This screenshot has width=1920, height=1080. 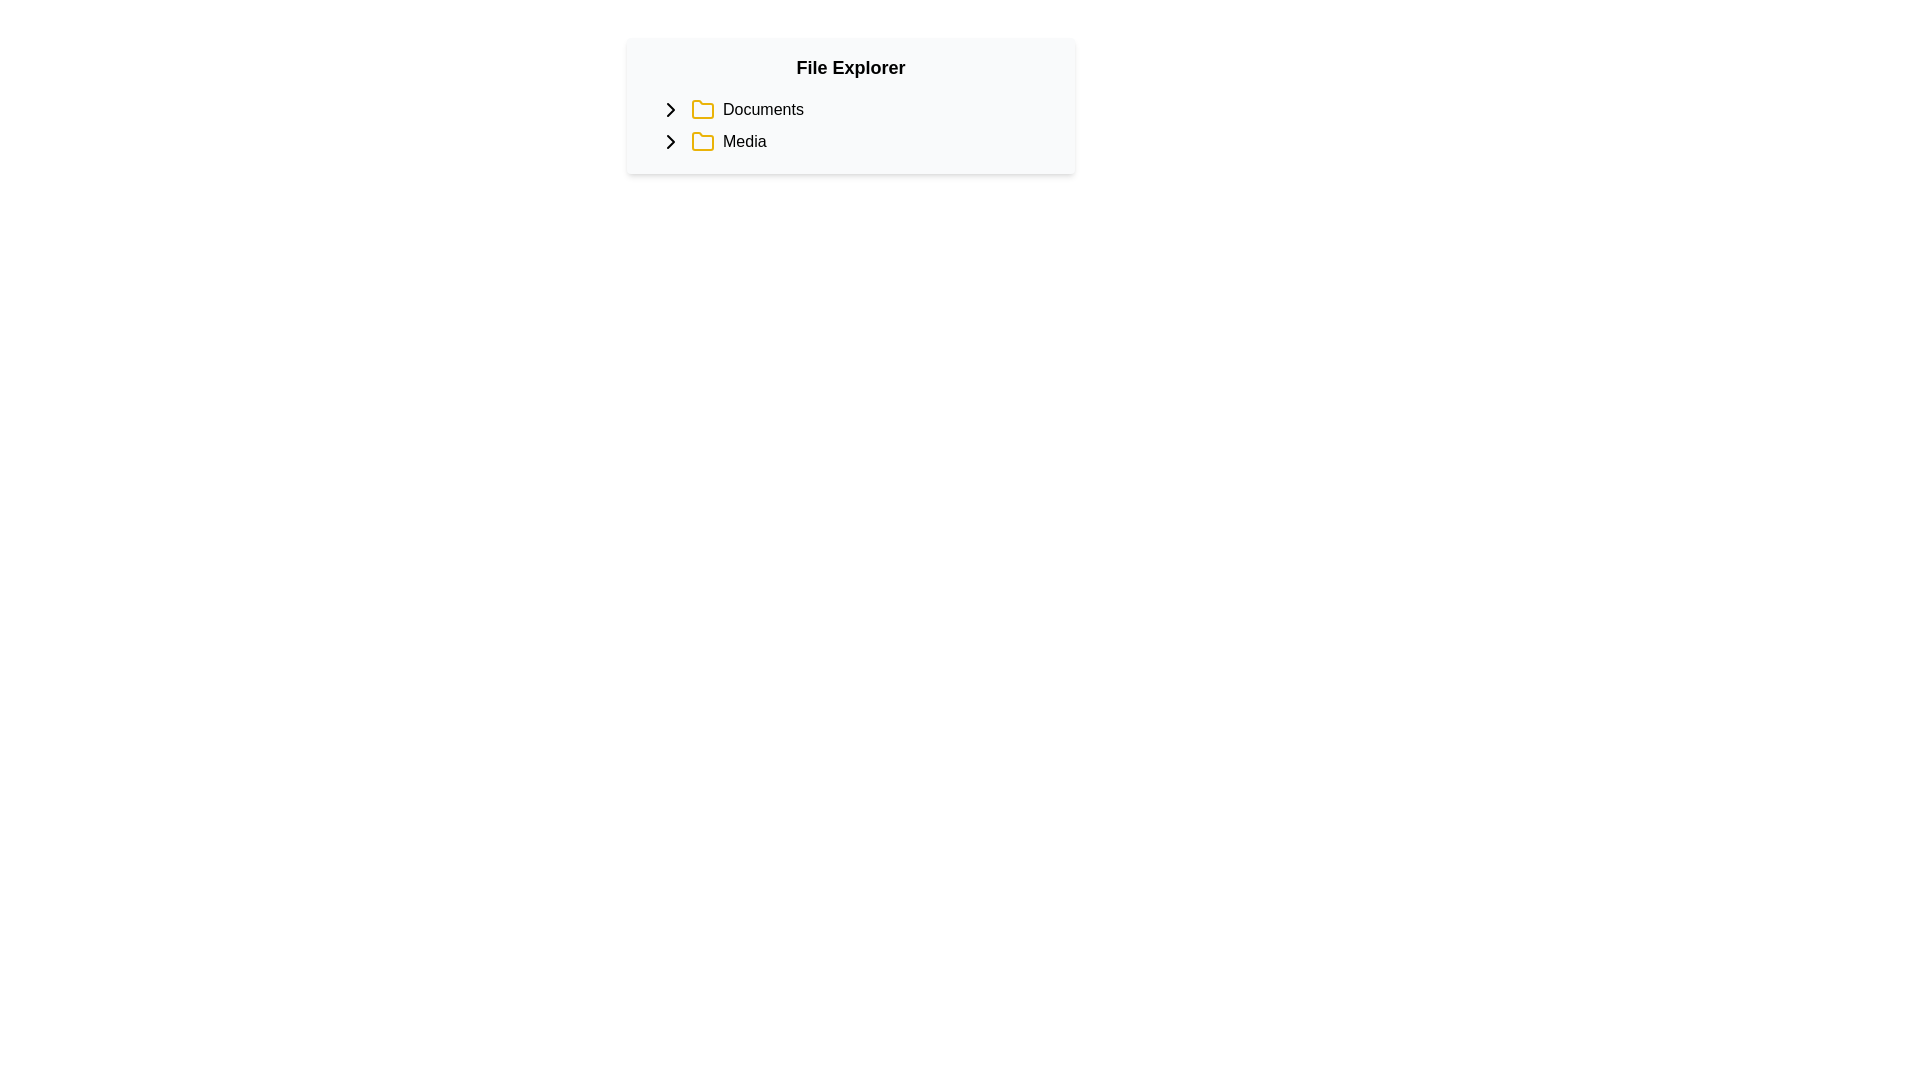 I want to click on the Folder Icon representing the 'Documents' category, located in the left portion of the 'Documents' row within the 'File Explorer' section, so click(x=702, y=110).